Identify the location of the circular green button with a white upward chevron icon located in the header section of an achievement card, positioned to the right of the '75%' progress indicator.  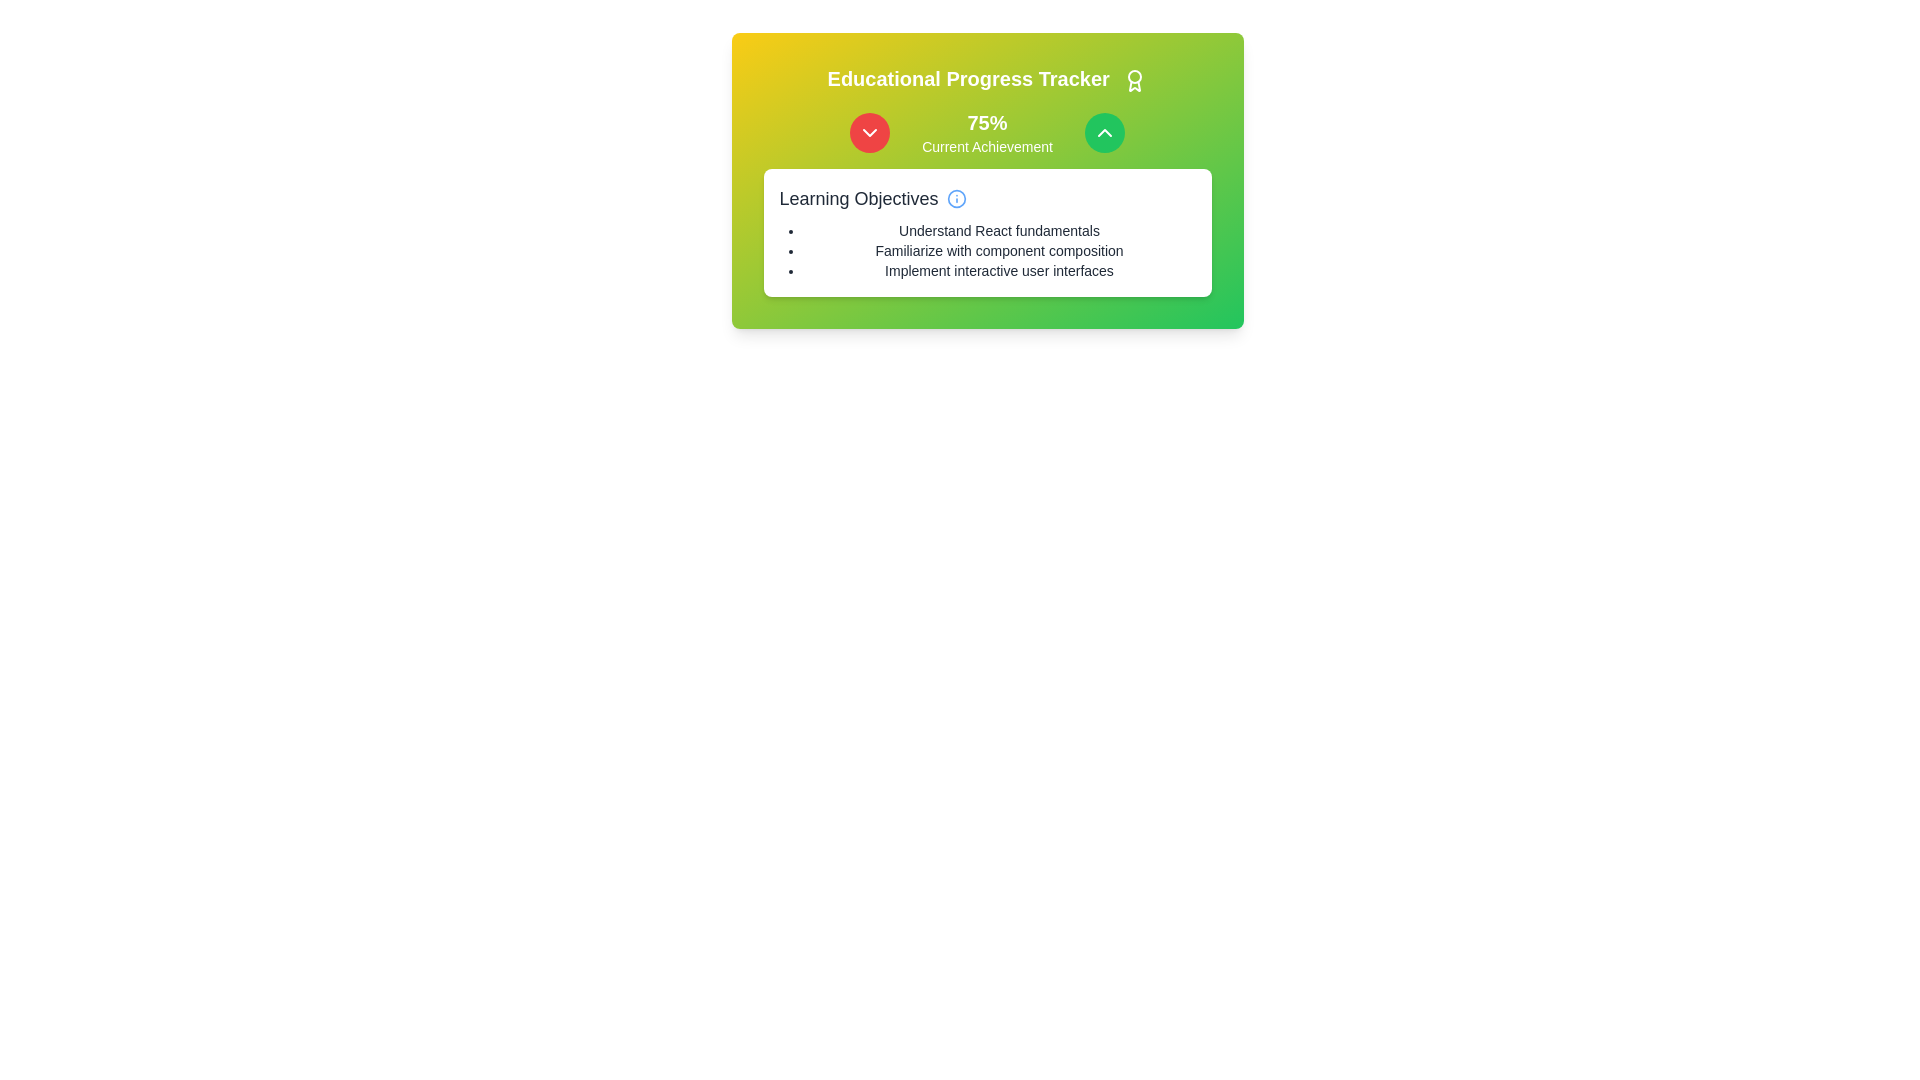
(1103, 132).